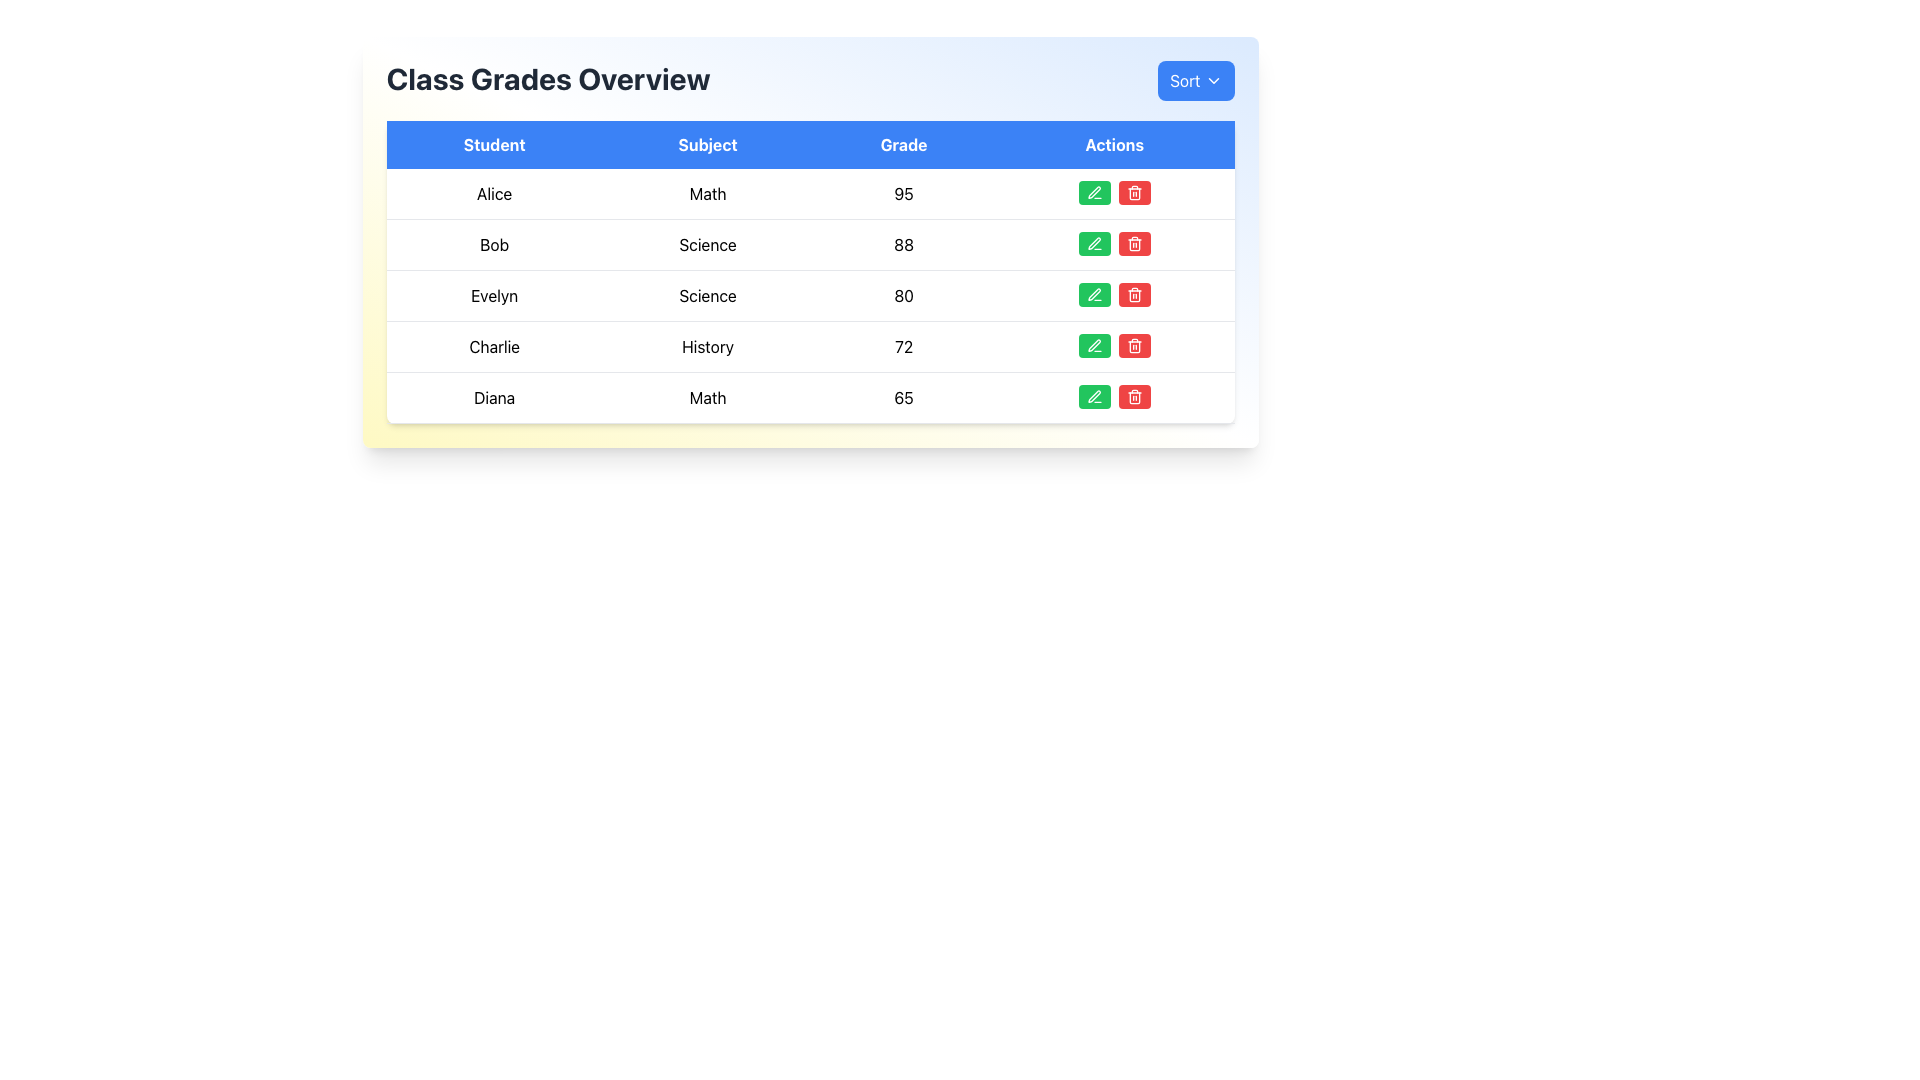  I want to click on the static text displaying 'Science' associated with the student 'Bob' in the second row and second column of the table, so click(708, 244).